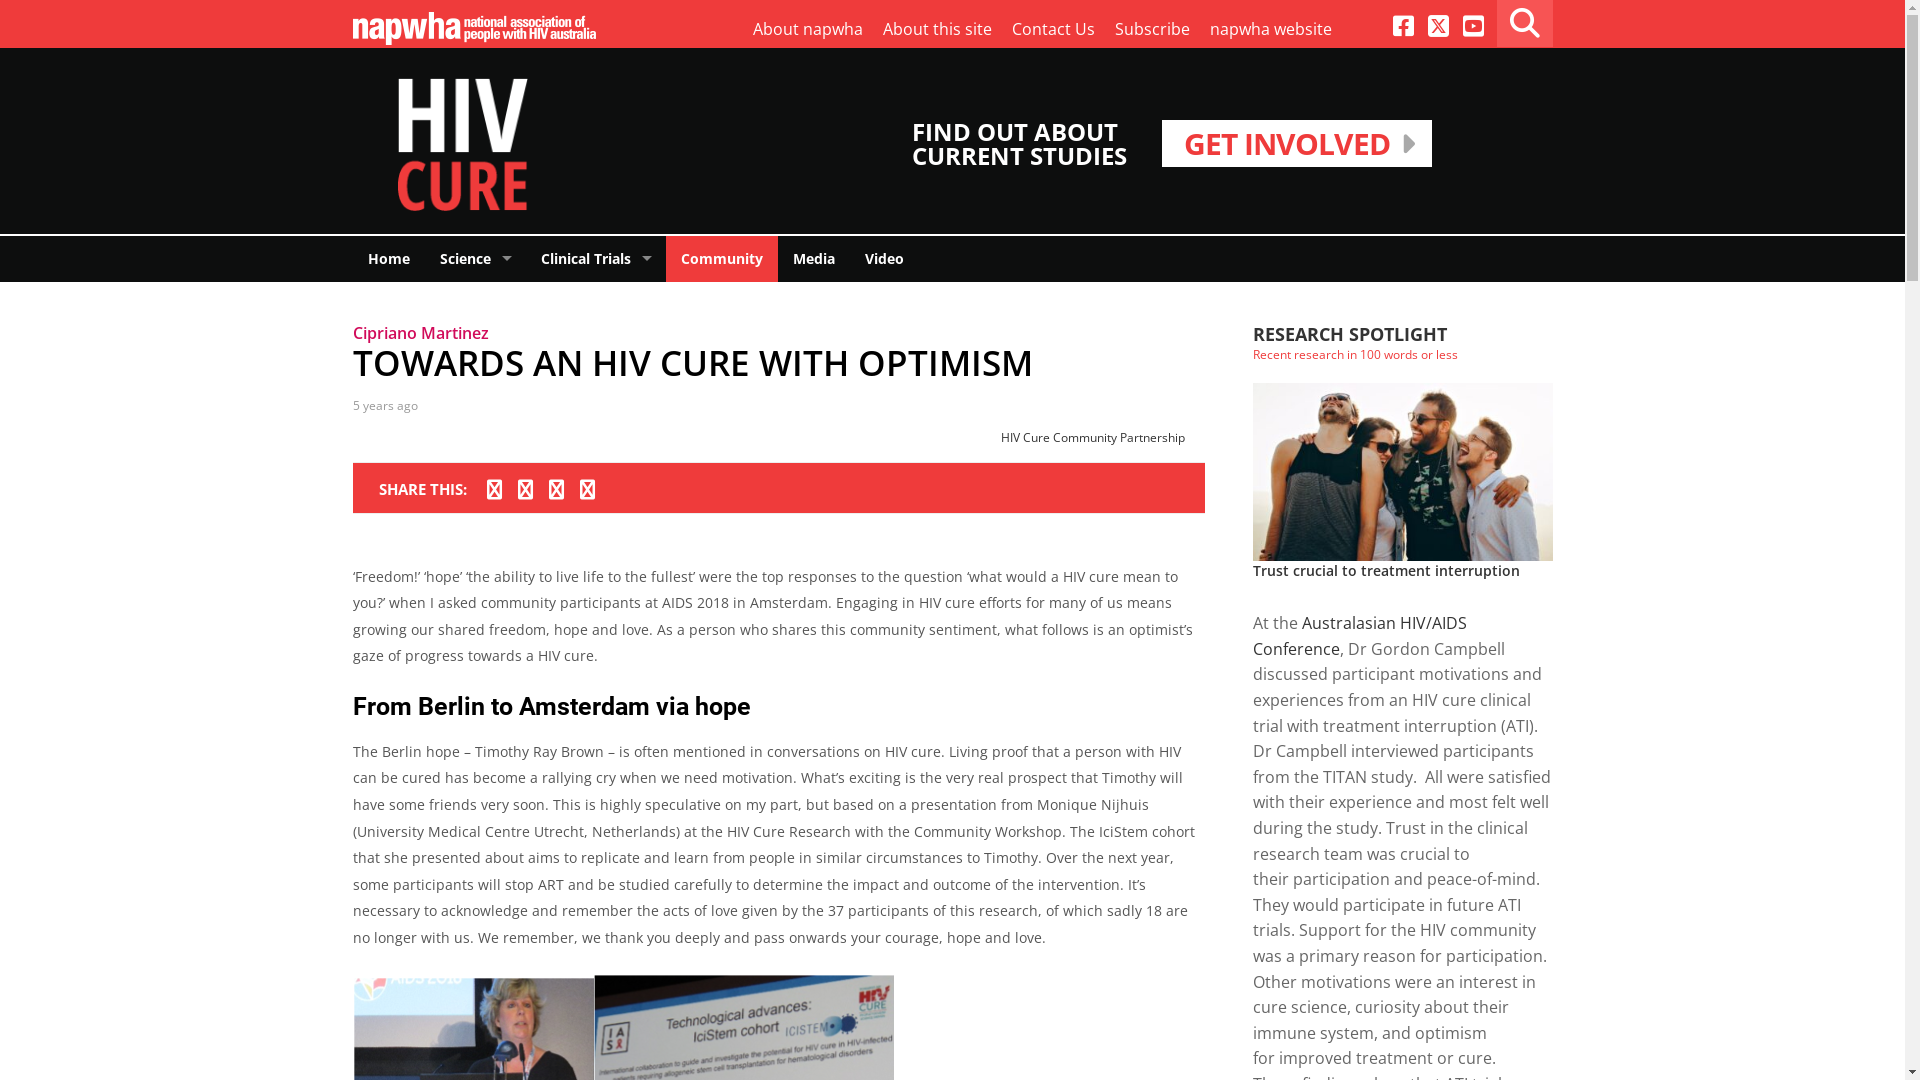 The width and height of the screenshot is (1920, 1080). I want to click on 'Trust crucial to treatment interruption', so click(1384, 570).